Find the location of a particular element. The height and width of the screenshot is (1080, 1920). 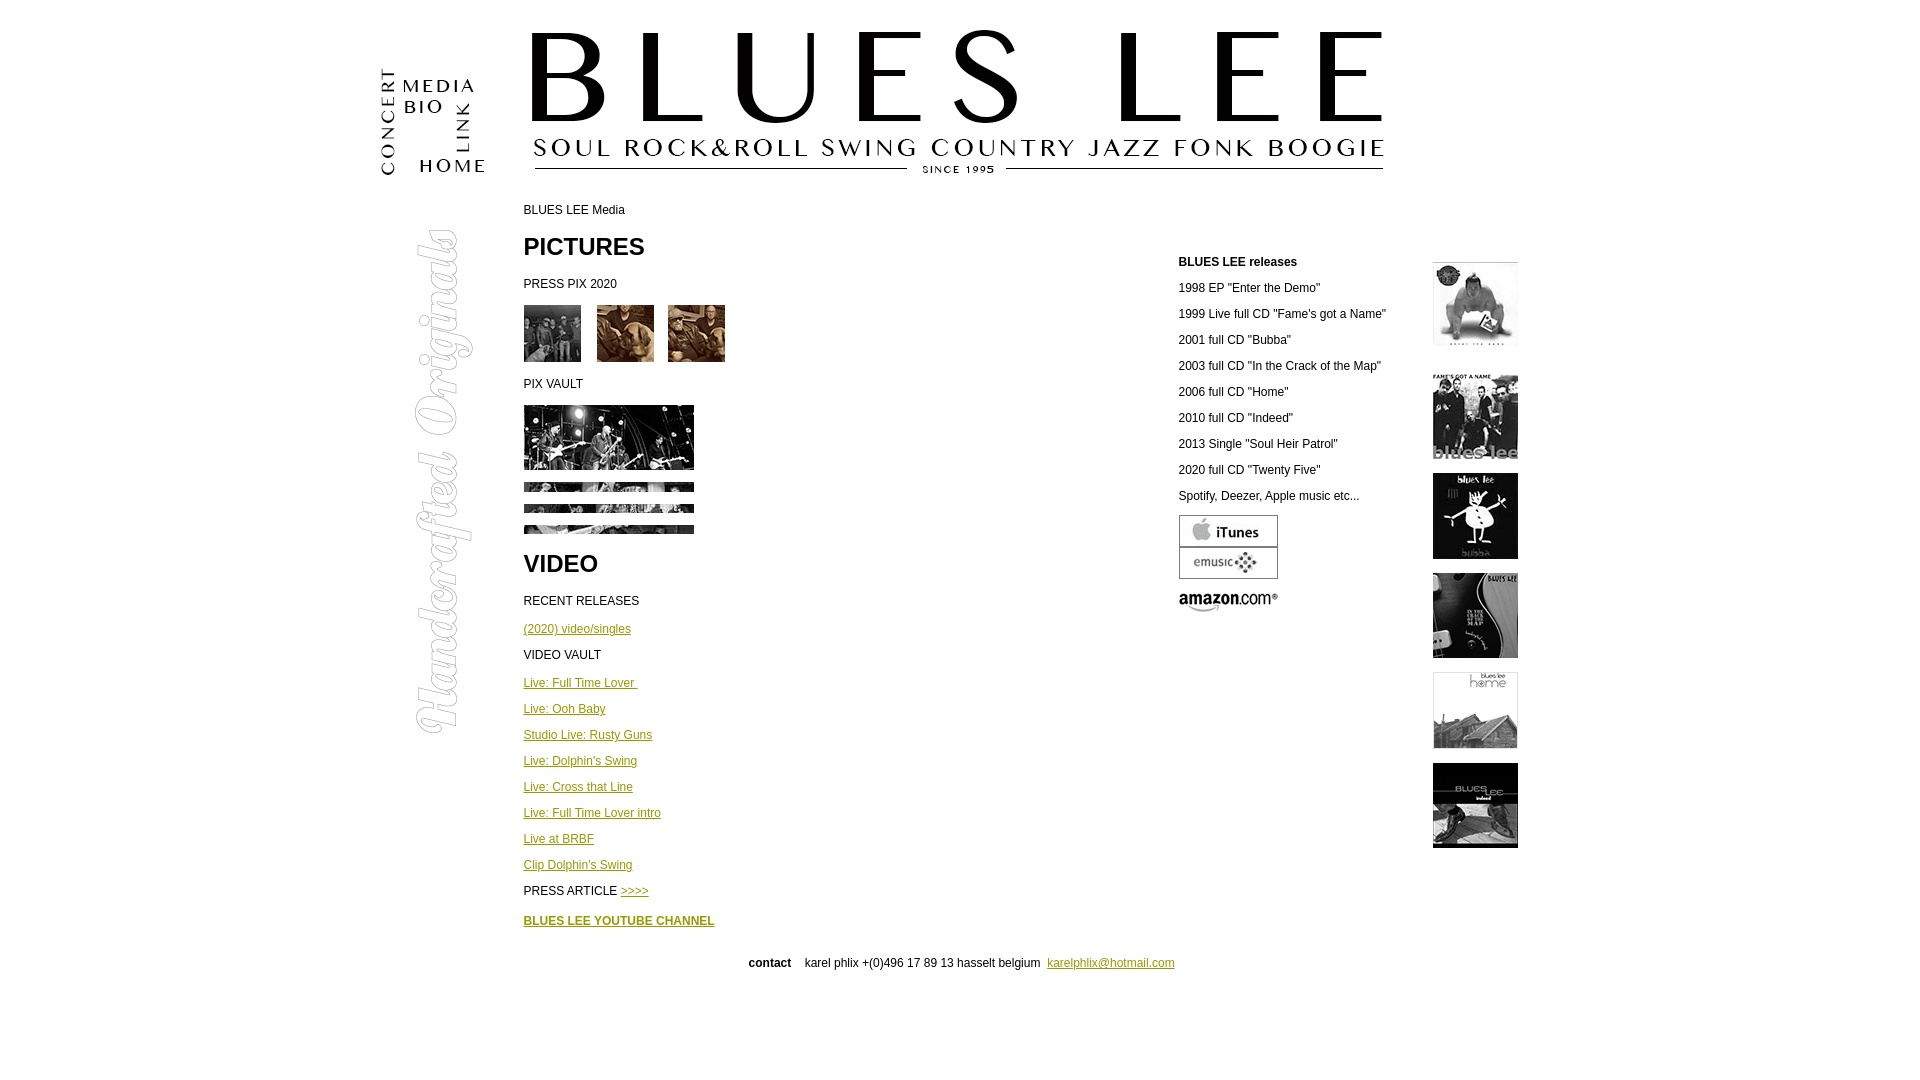

'Studio Live: Rusty Guns' is located at coordinates (587, 735).